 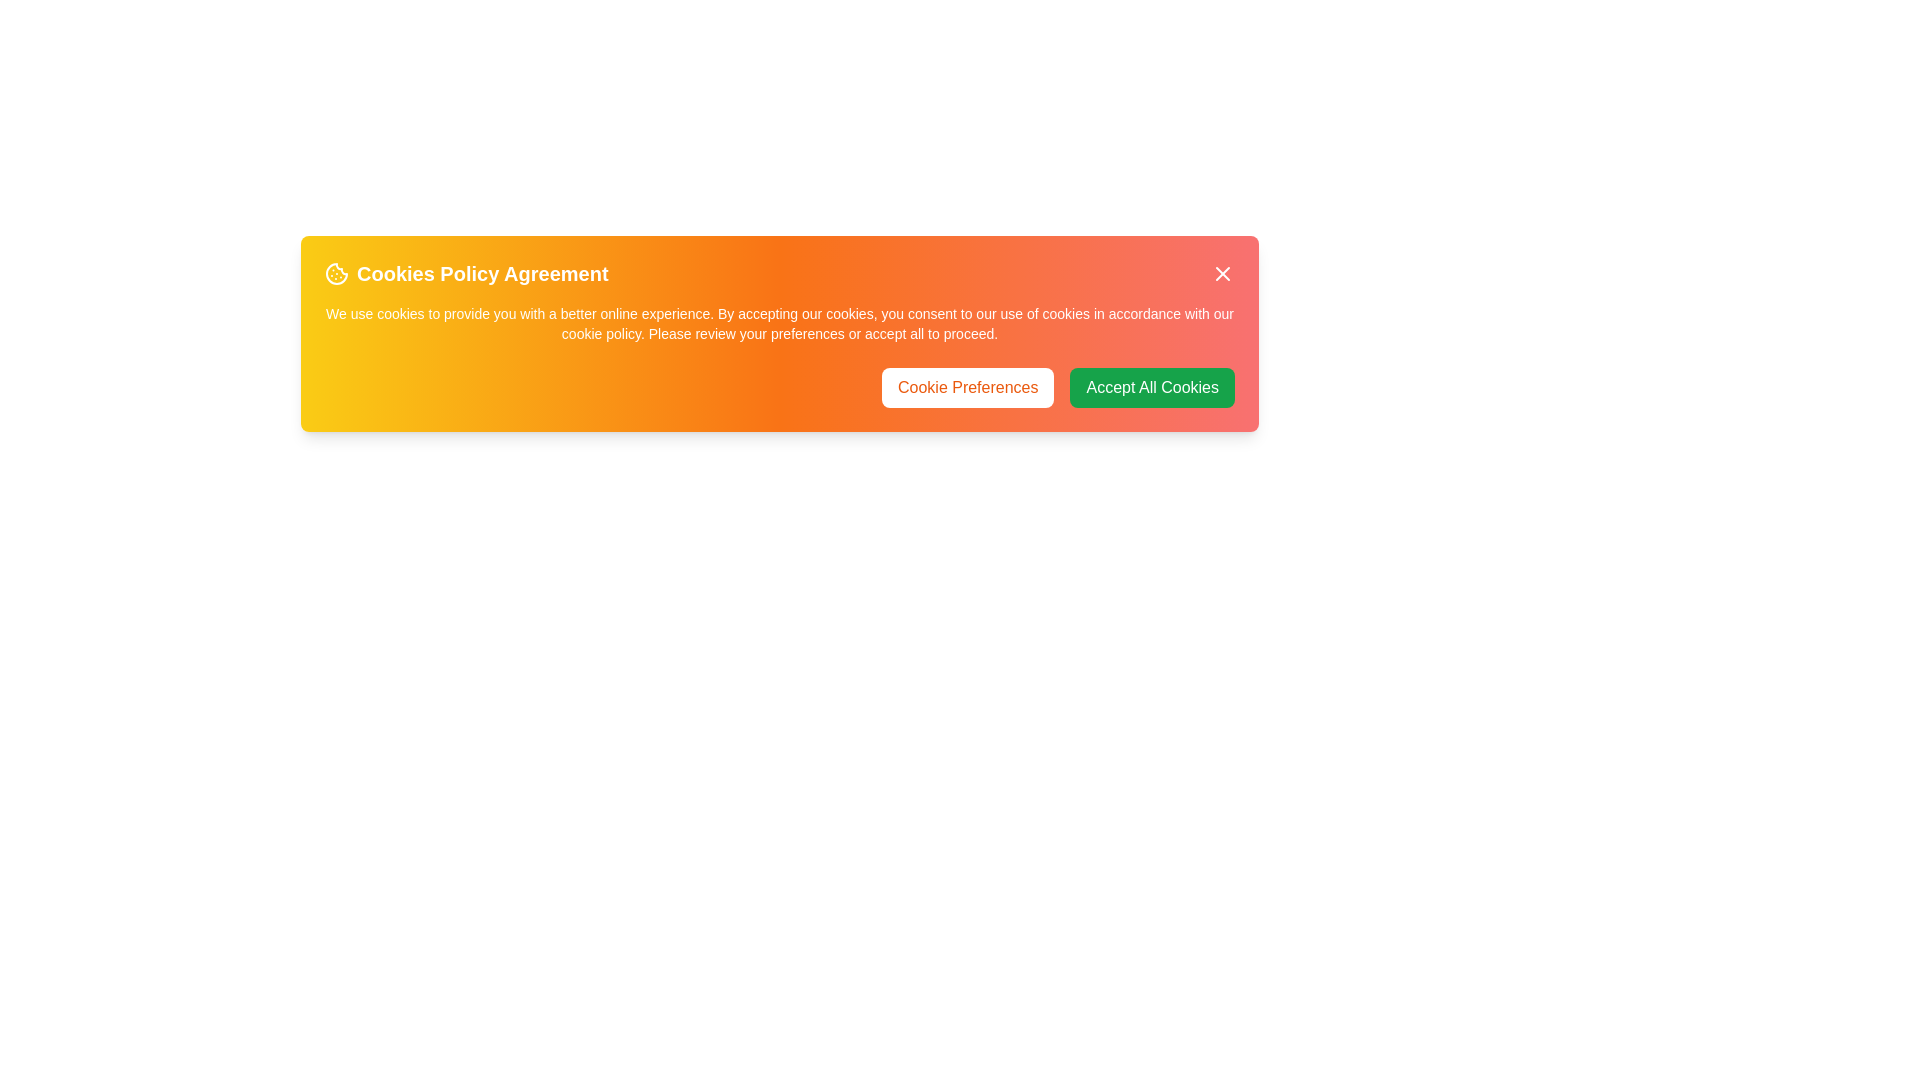 I want to click on the 'X' shaped Close Button icon located in the top-right corner of the cookie agreement banner, so click(x=1222, y=273).